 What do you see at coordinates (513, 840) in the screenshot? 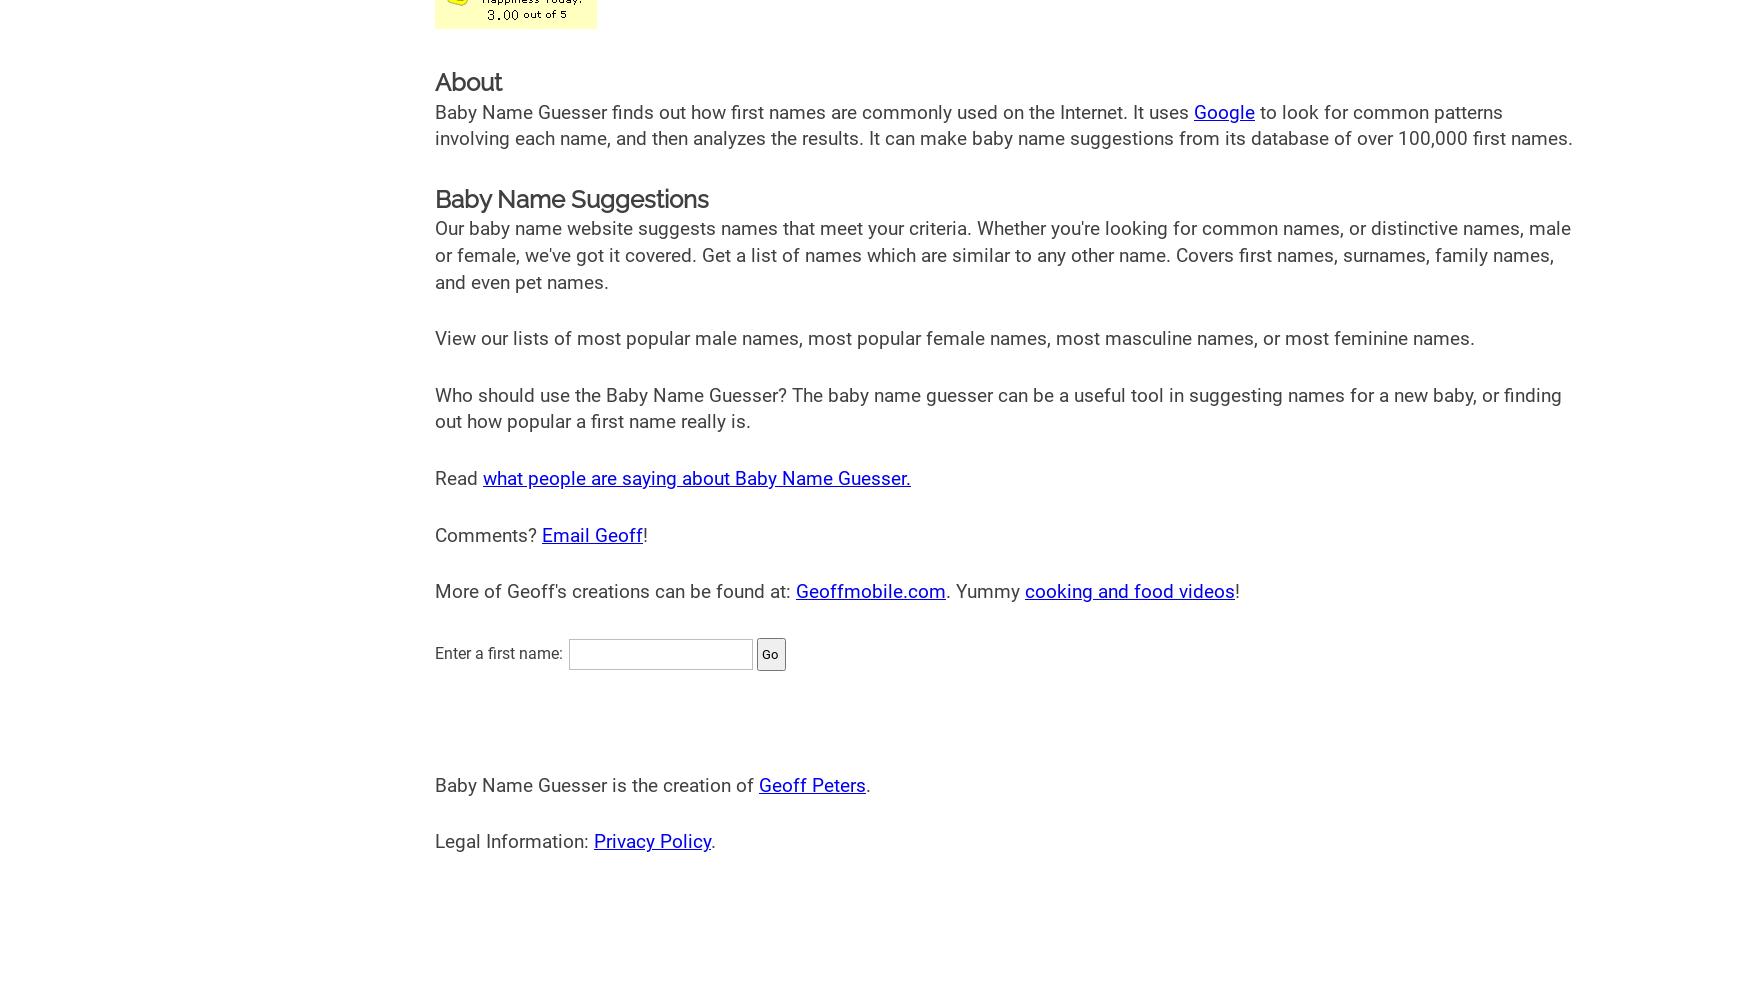
I see `'Legal Information:'` at bounding box center [513, 840].